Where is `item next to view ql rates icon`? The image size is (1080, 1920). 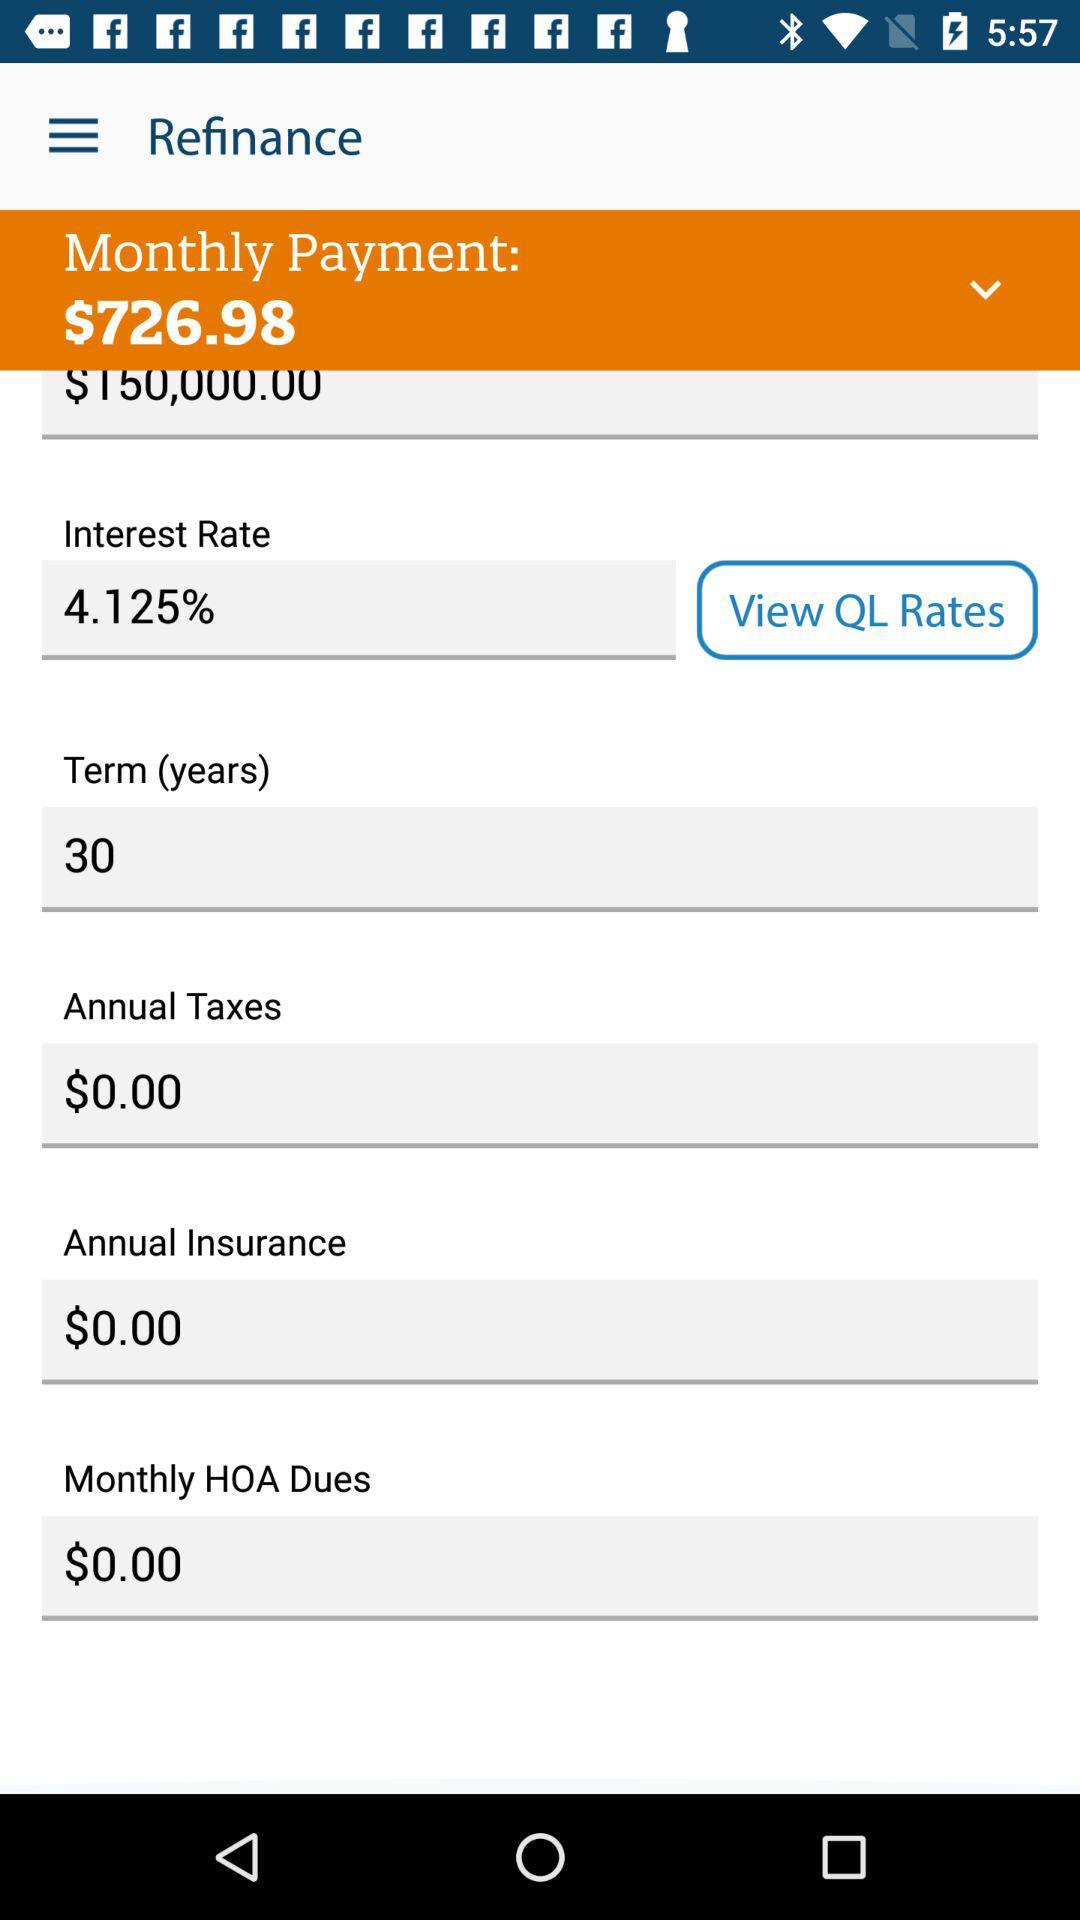
item next to view ql rates icon is located at coordinates (357, 609).